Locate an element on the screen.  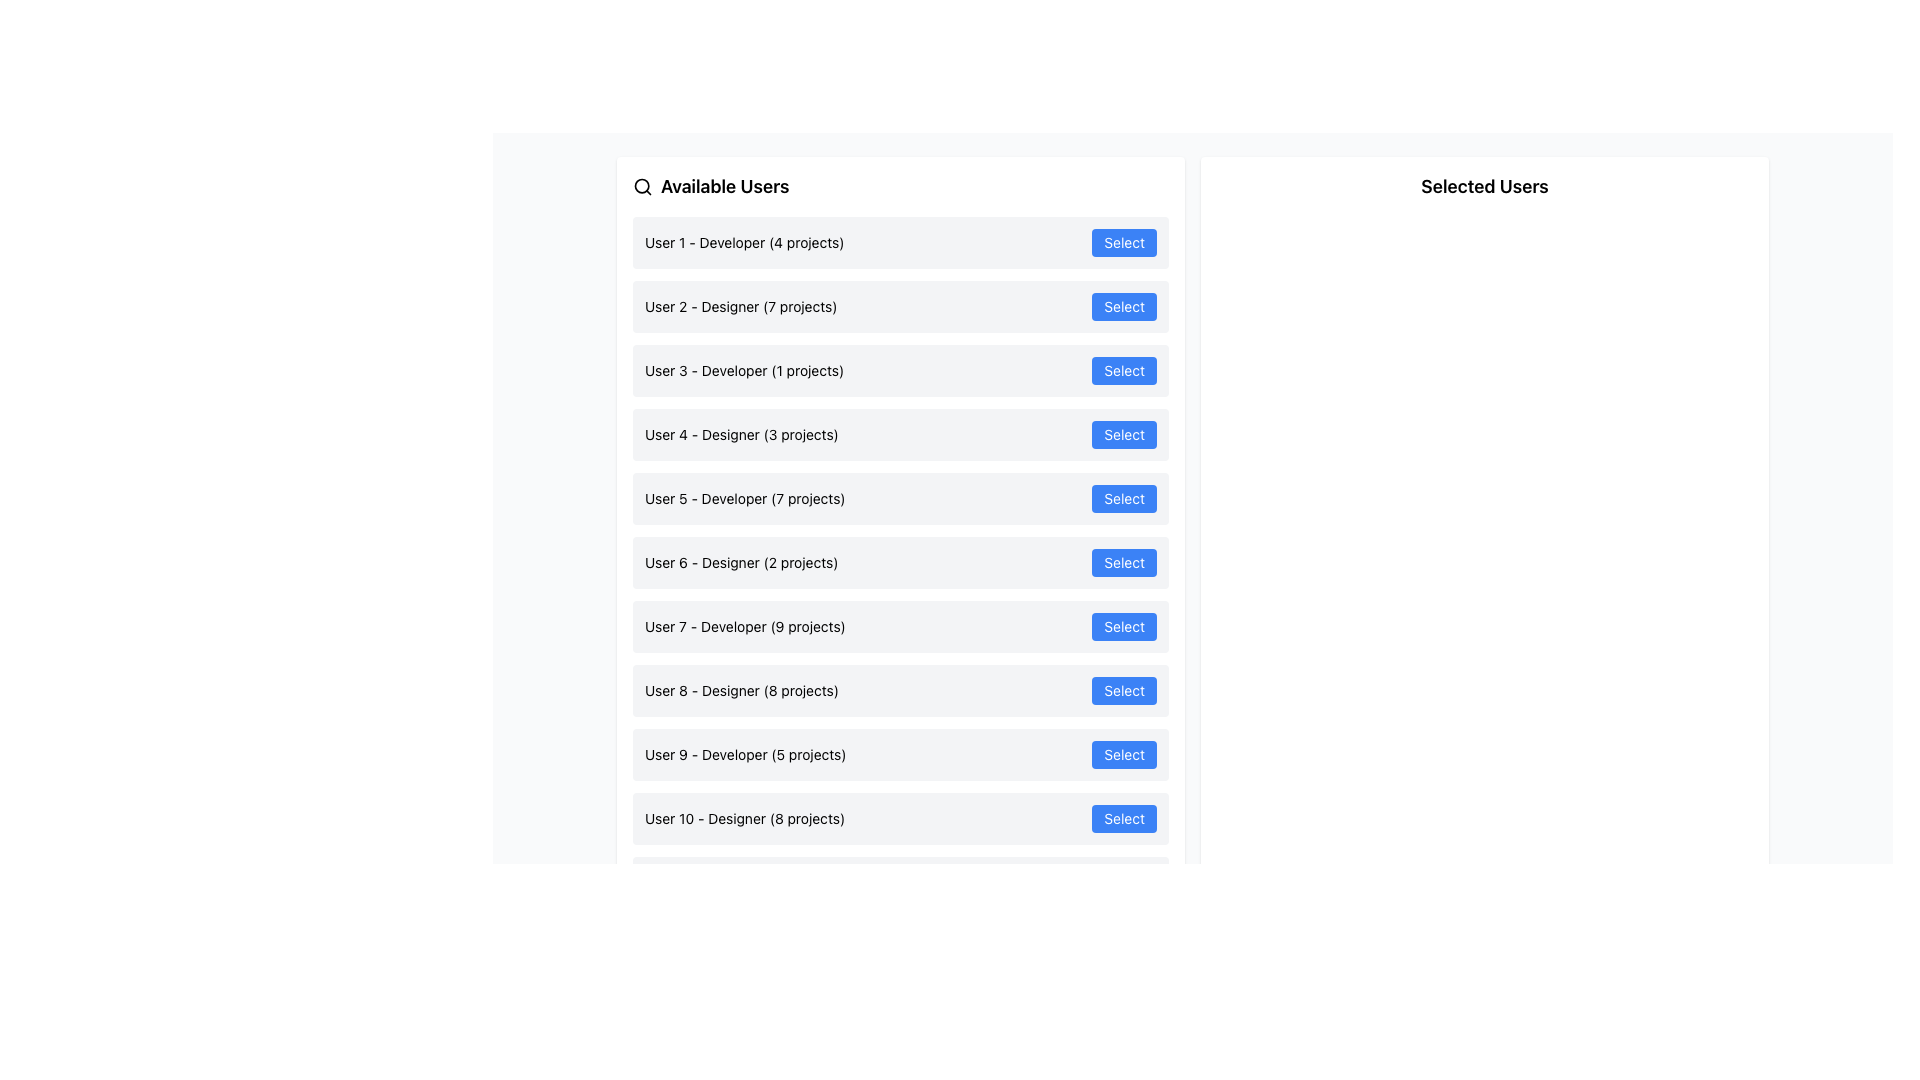
the blue 'Select' button with rounded corners that is labeled 'Select' in white text, located in the 'Available Users' section next to 'User 7 - Developer (9 projects)' is located at coordinates (1124, 626).